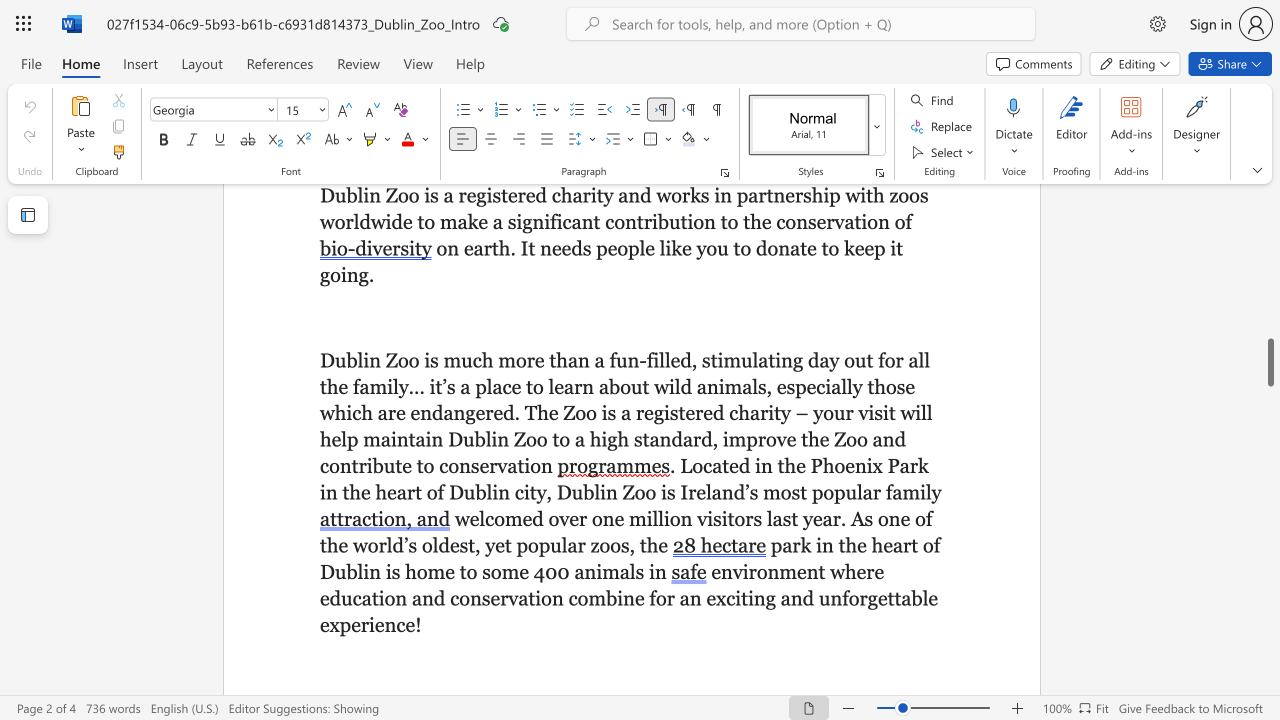  Describe the element at coordinates (533, 545) in the screenshot. I see `the 1th character "o" in the text` at that location.